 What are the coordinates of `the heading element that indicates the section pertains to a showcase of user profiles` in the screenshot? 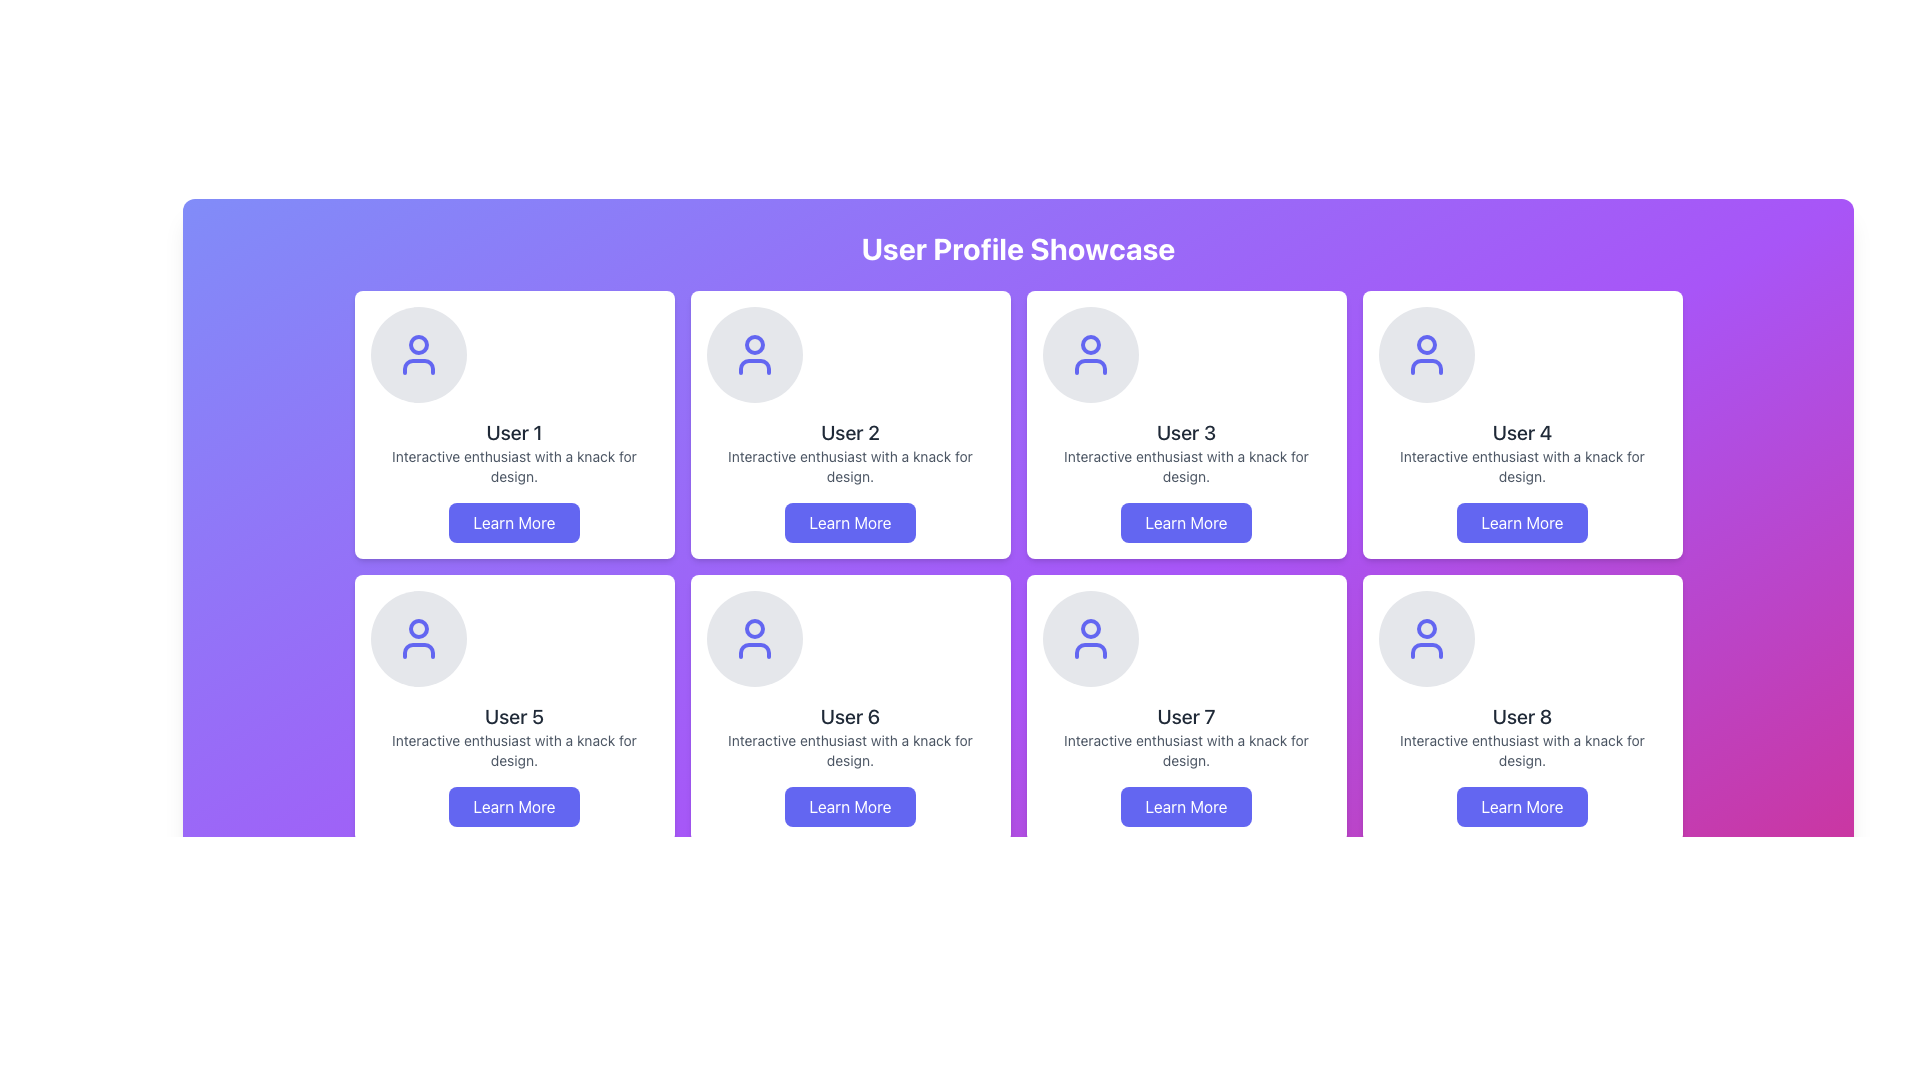 It's located at (1018, 248).